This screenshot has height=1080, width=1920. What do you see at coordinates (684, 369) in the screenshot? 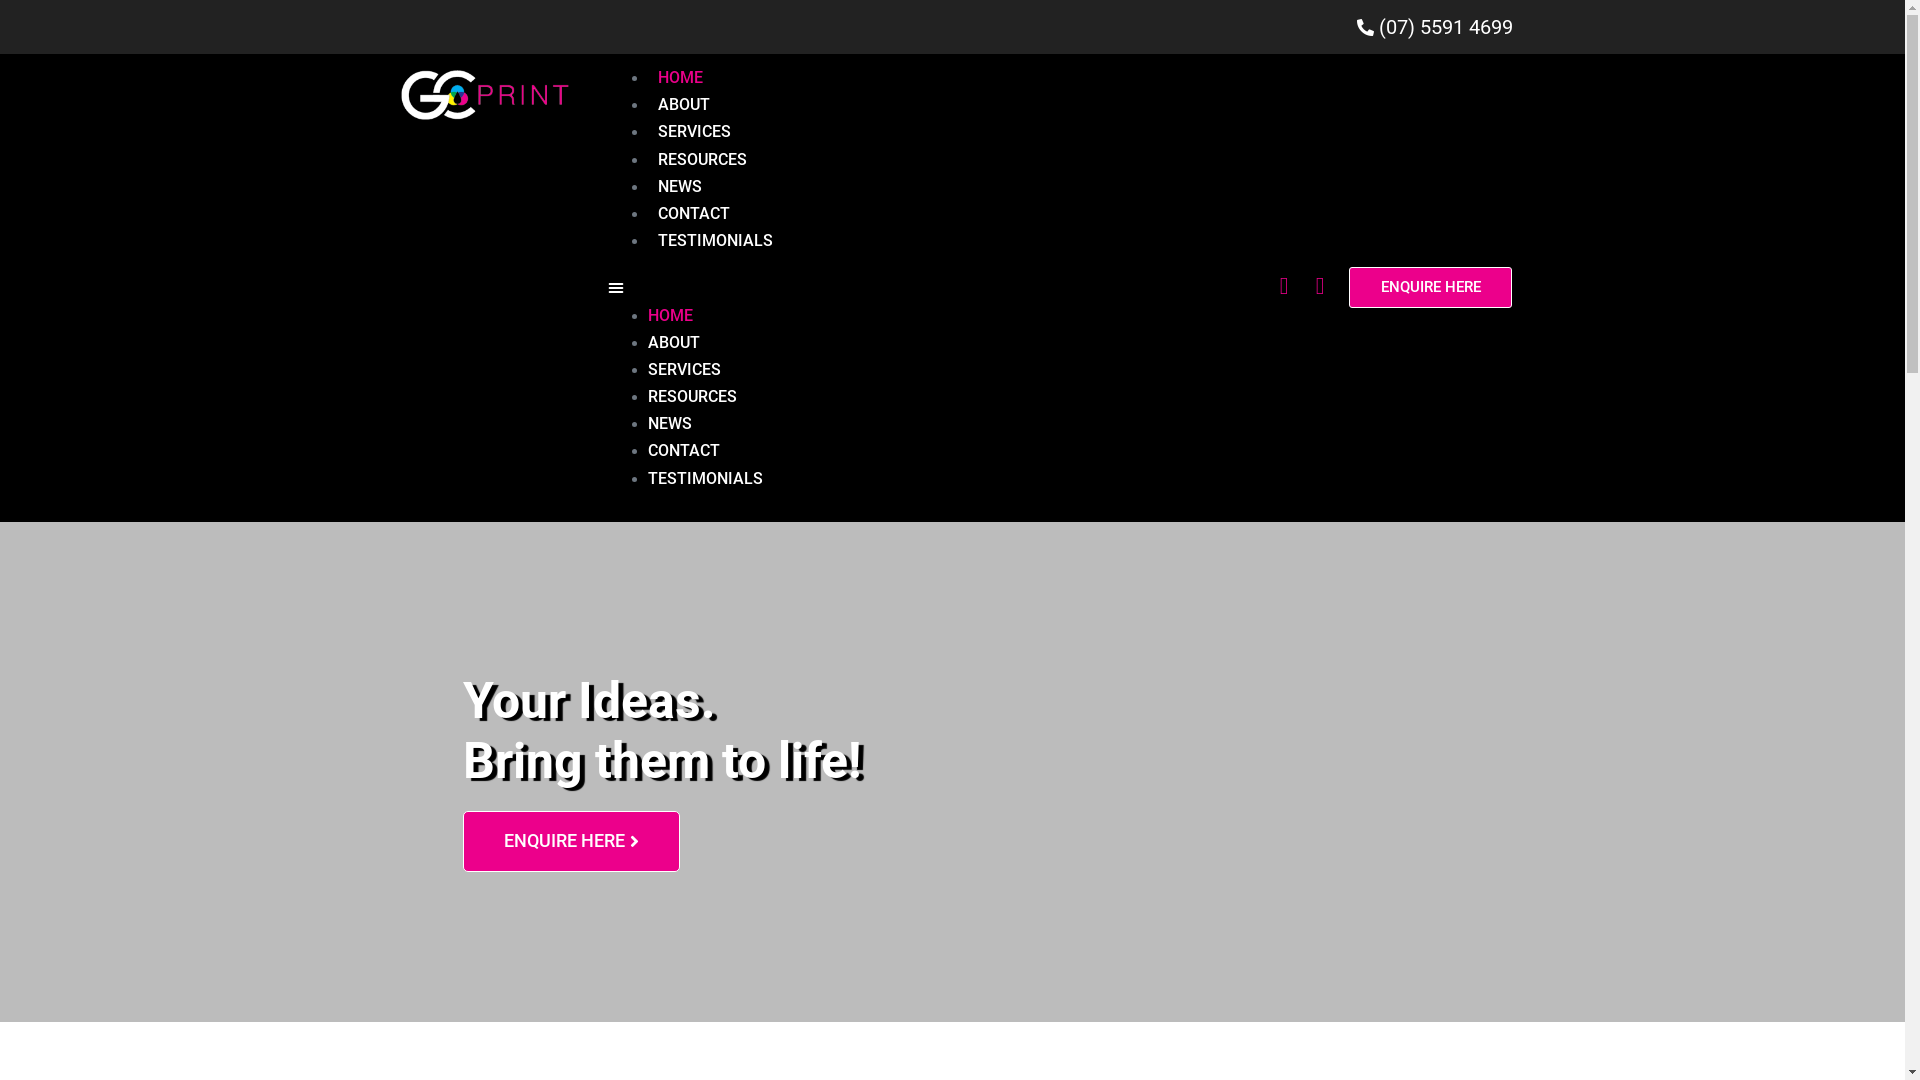
I see `'SERVICES'` at bounding box center [684, 369].